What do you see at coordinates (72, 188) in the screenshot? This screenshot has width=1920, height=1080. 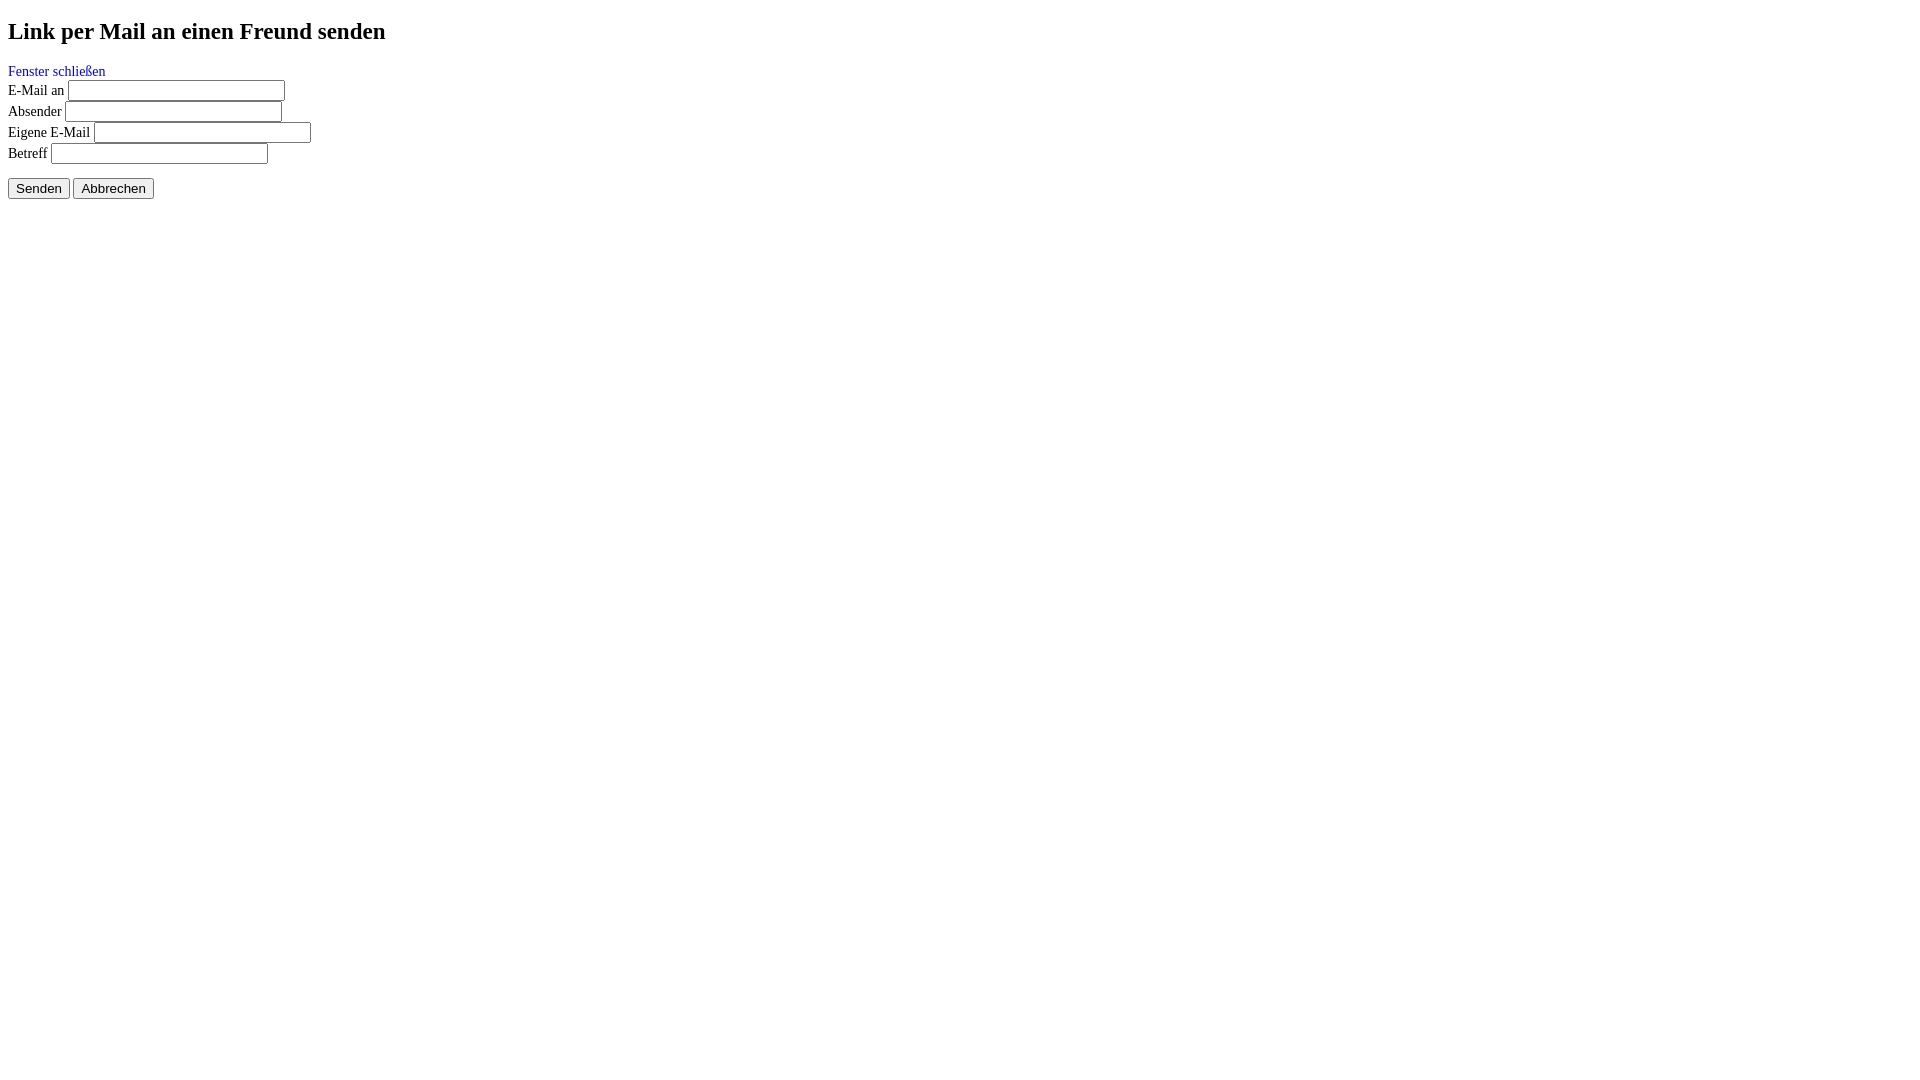 I see `'Abbrechen'` at bounding box center [72, 188].